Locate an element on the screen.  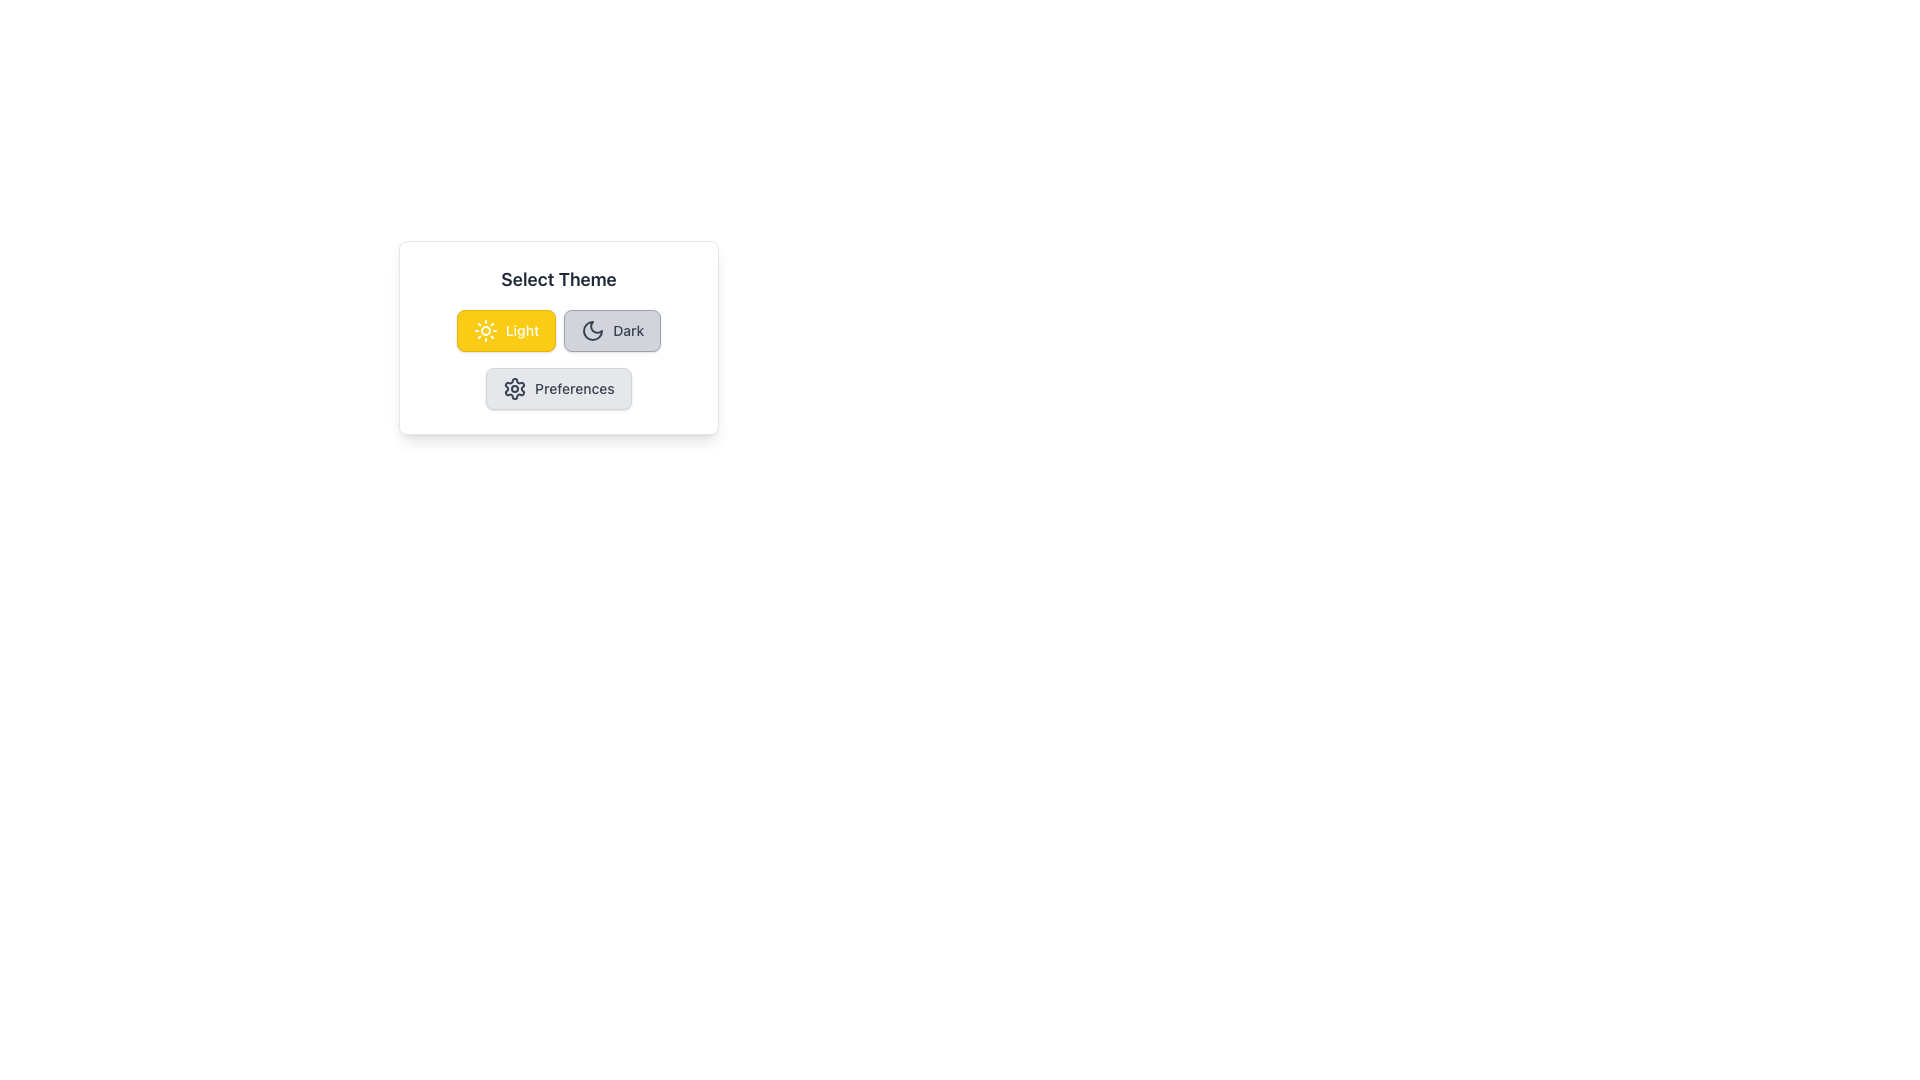
the outer gear icon of the 'Preferences' button located below the 'Select Theme' heading is located at coordinates (515, 389).